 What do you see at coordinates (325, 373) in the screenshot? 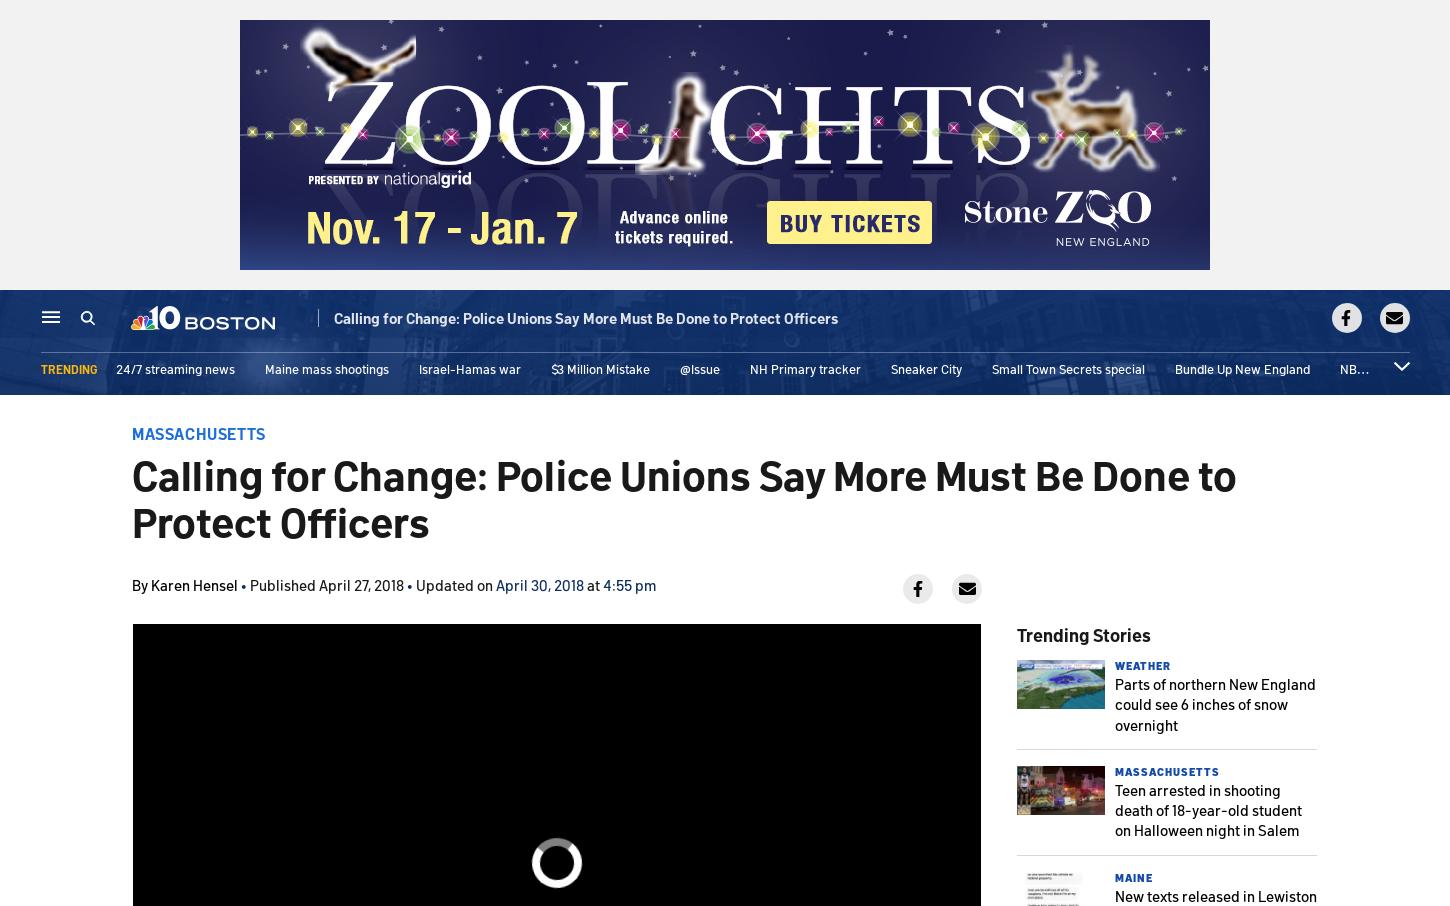
I see `'Maine mass shootings'` at bounding box center [325, 373].